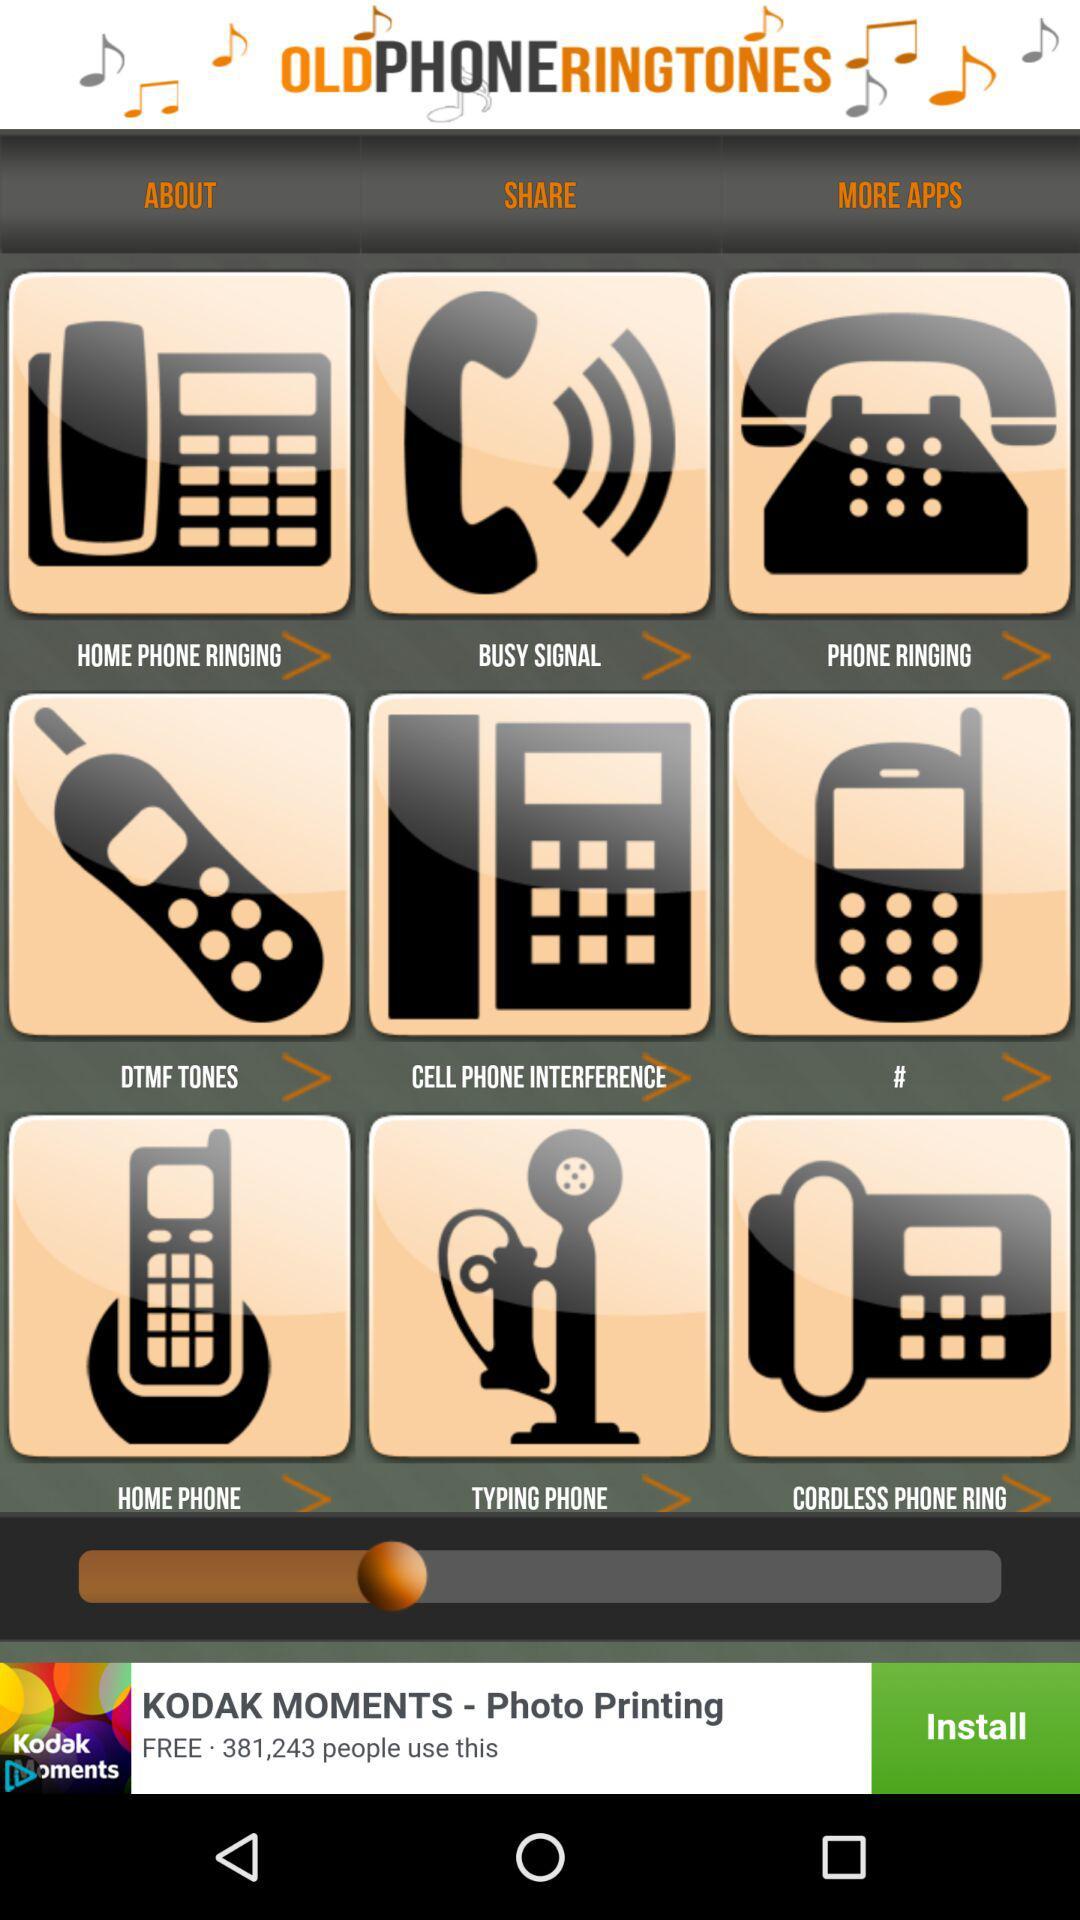  I want to click on the home phone button at bottom left, so click(178, 1487).